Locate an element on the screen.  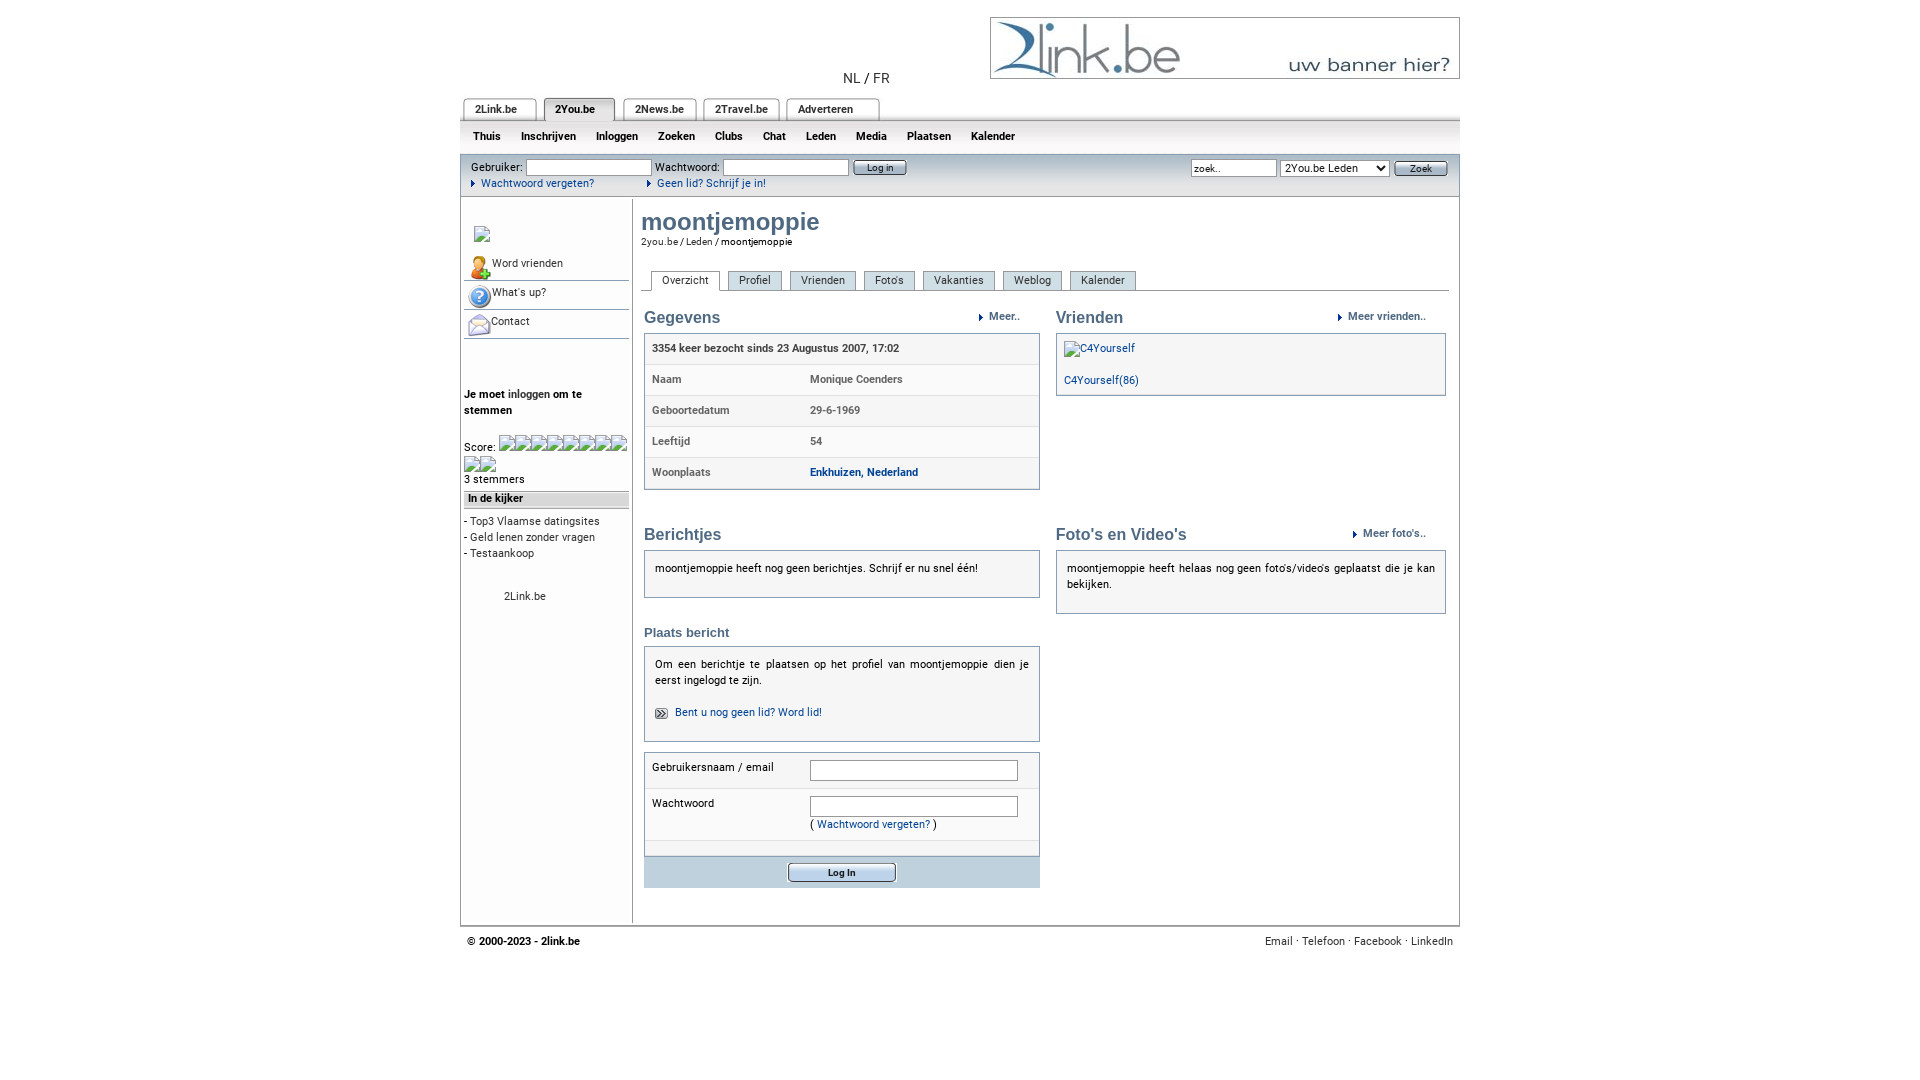
'Kalender' is located at coordinates (993, 135).